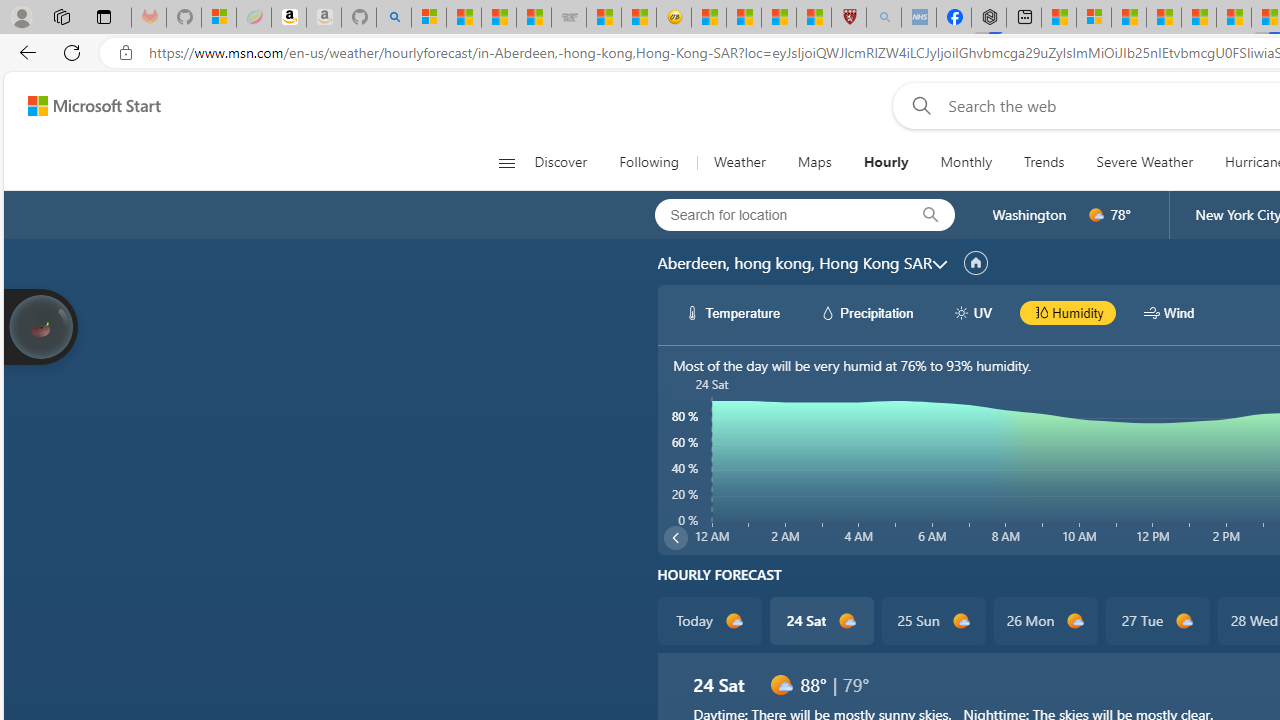  Describe the element at coordinates (821, 620) in the screenshot. I see `'24 Sat d1000'` at that location.